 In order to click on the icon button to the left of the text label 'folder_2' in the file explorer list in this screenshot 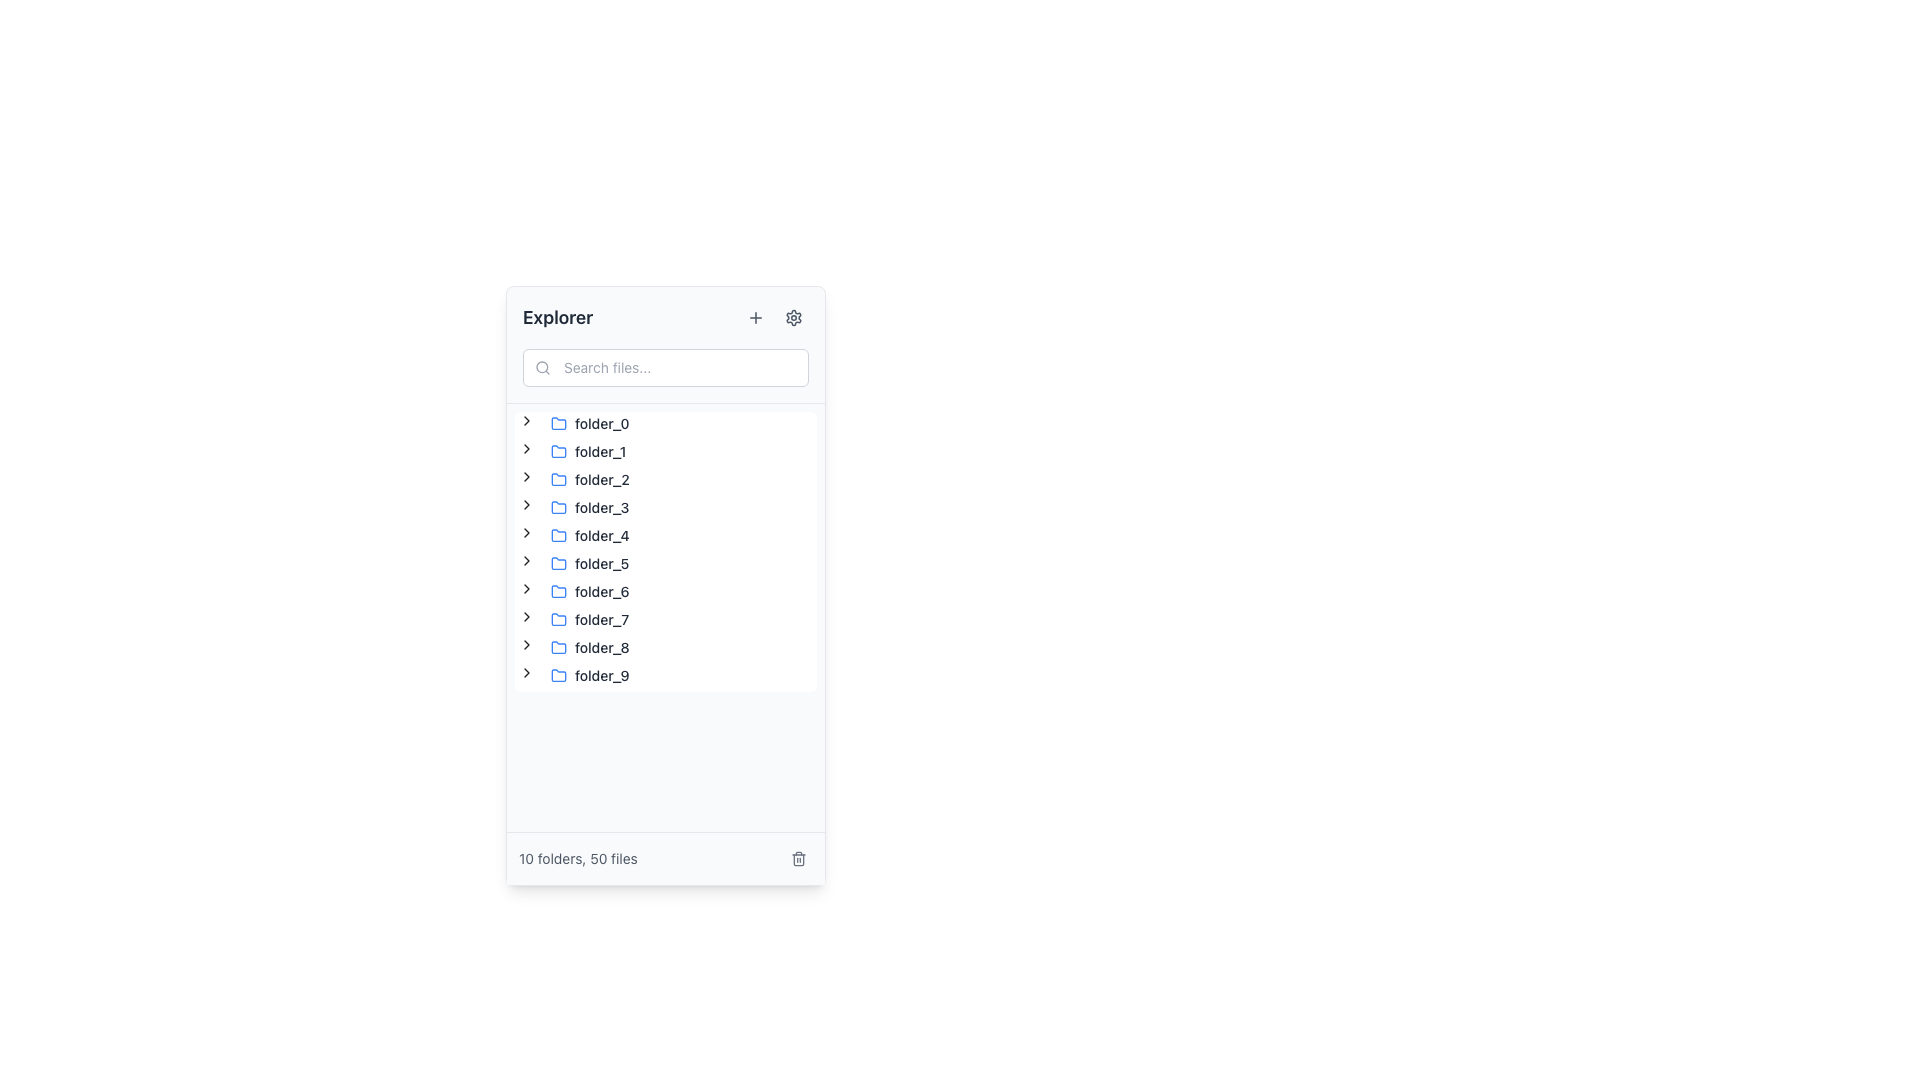, I will do `click(527, 477)`.